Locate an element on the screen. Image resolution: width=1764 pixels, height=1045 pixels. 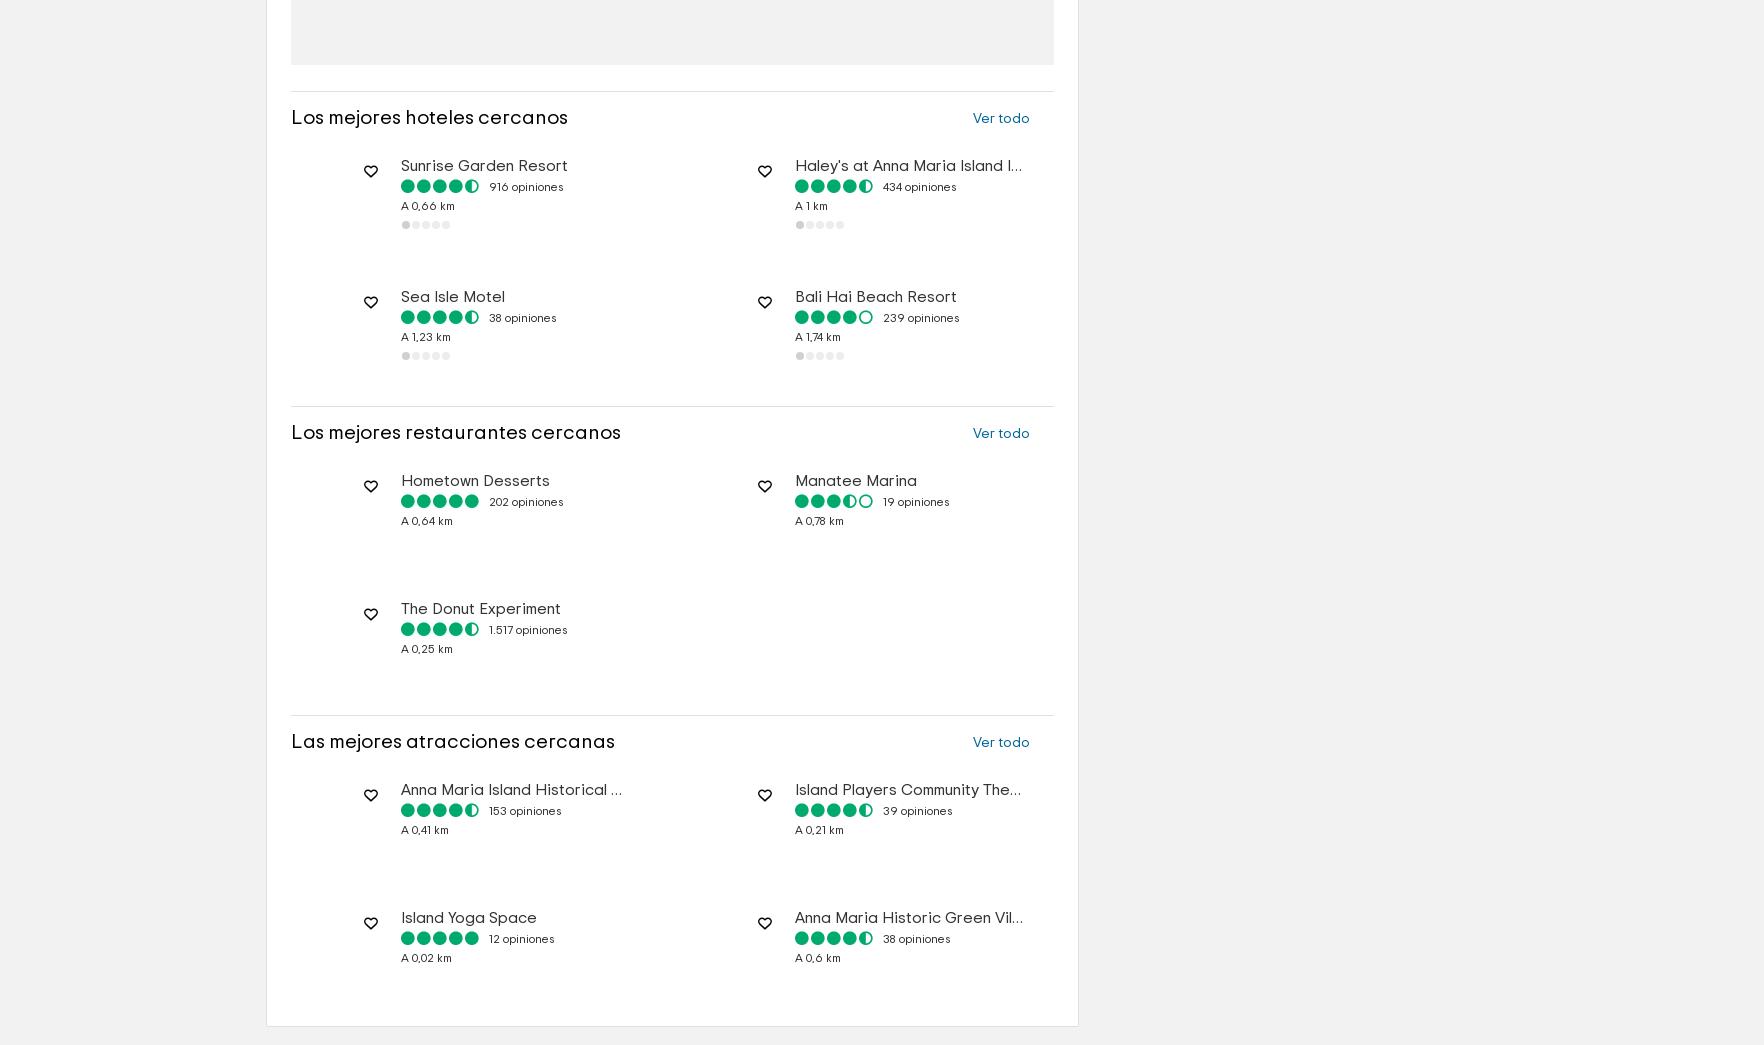
'19 opiniones' is located at coordinates (914, 562).